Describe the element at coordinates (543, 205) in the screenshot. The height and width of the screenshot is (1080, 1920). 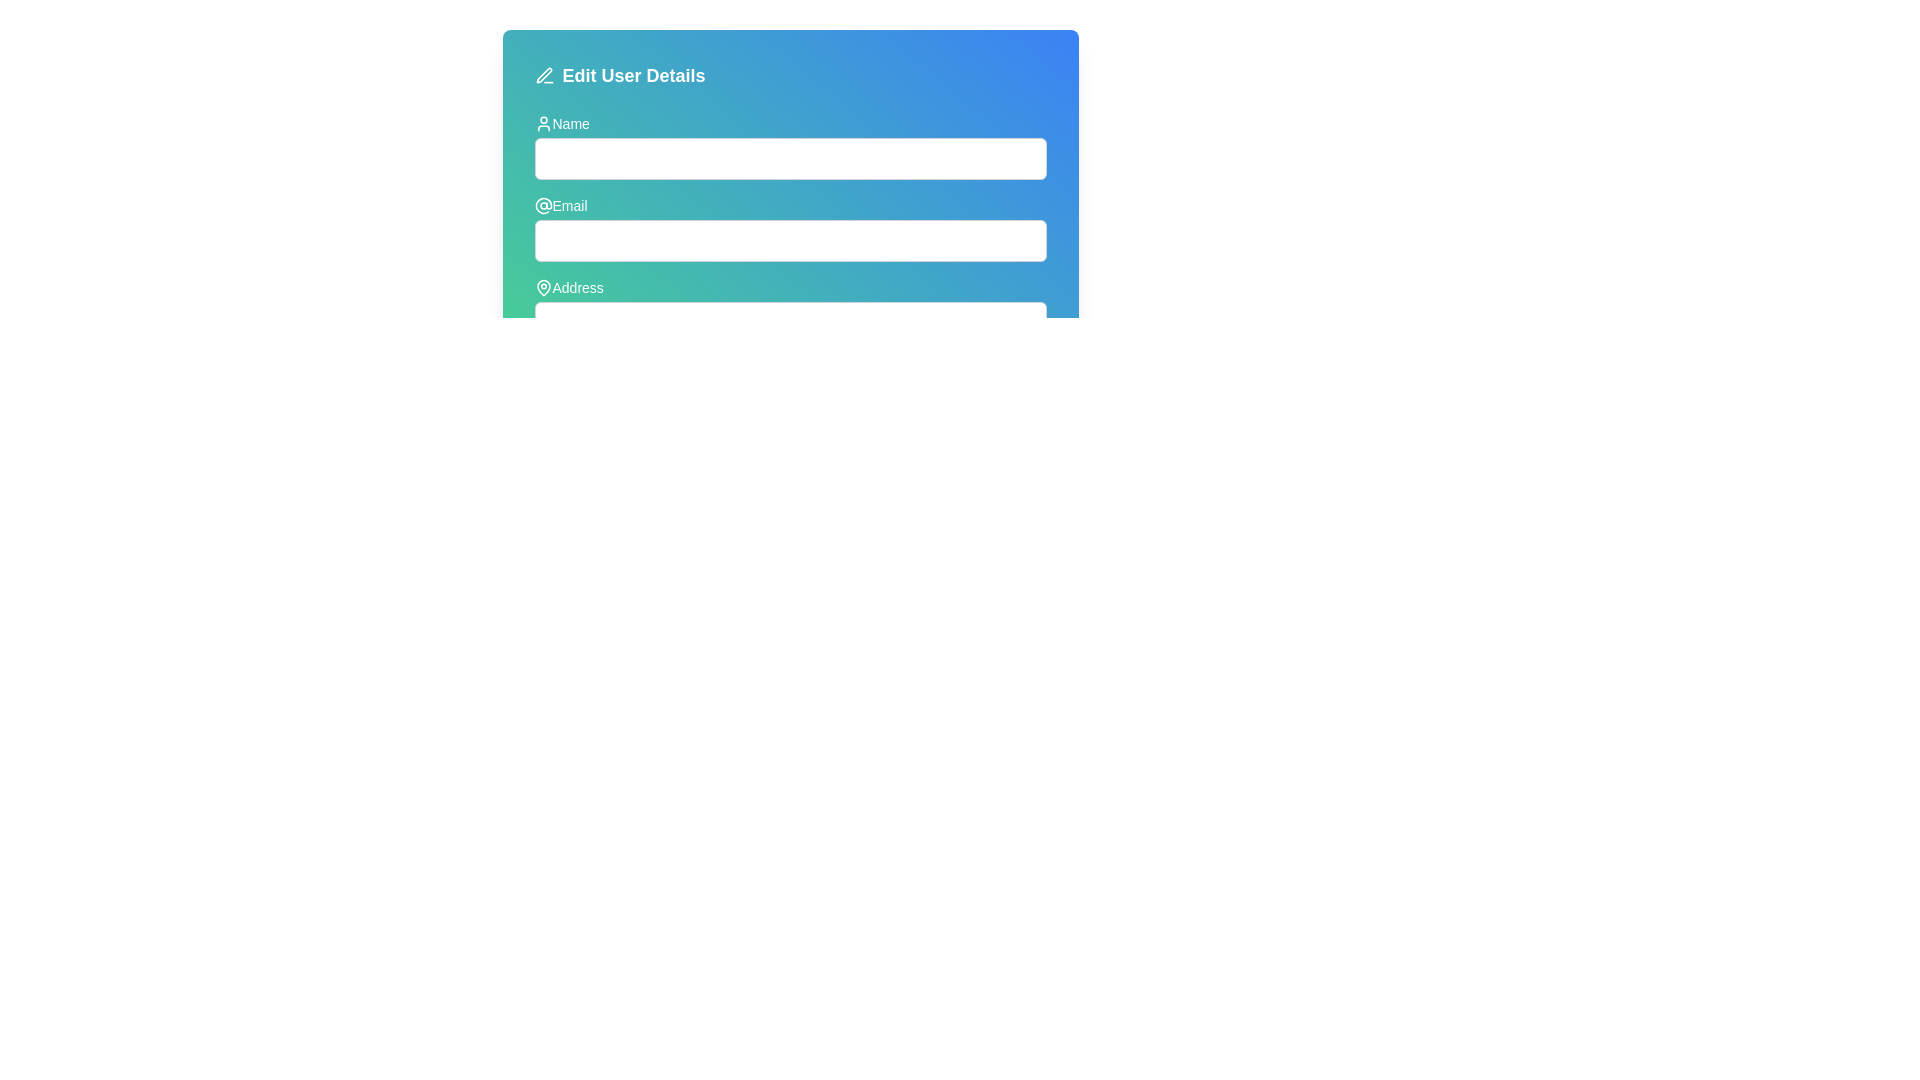
I see `the email icon located in the second row of the form, directly adjacent to the label 'Email'` at that location.